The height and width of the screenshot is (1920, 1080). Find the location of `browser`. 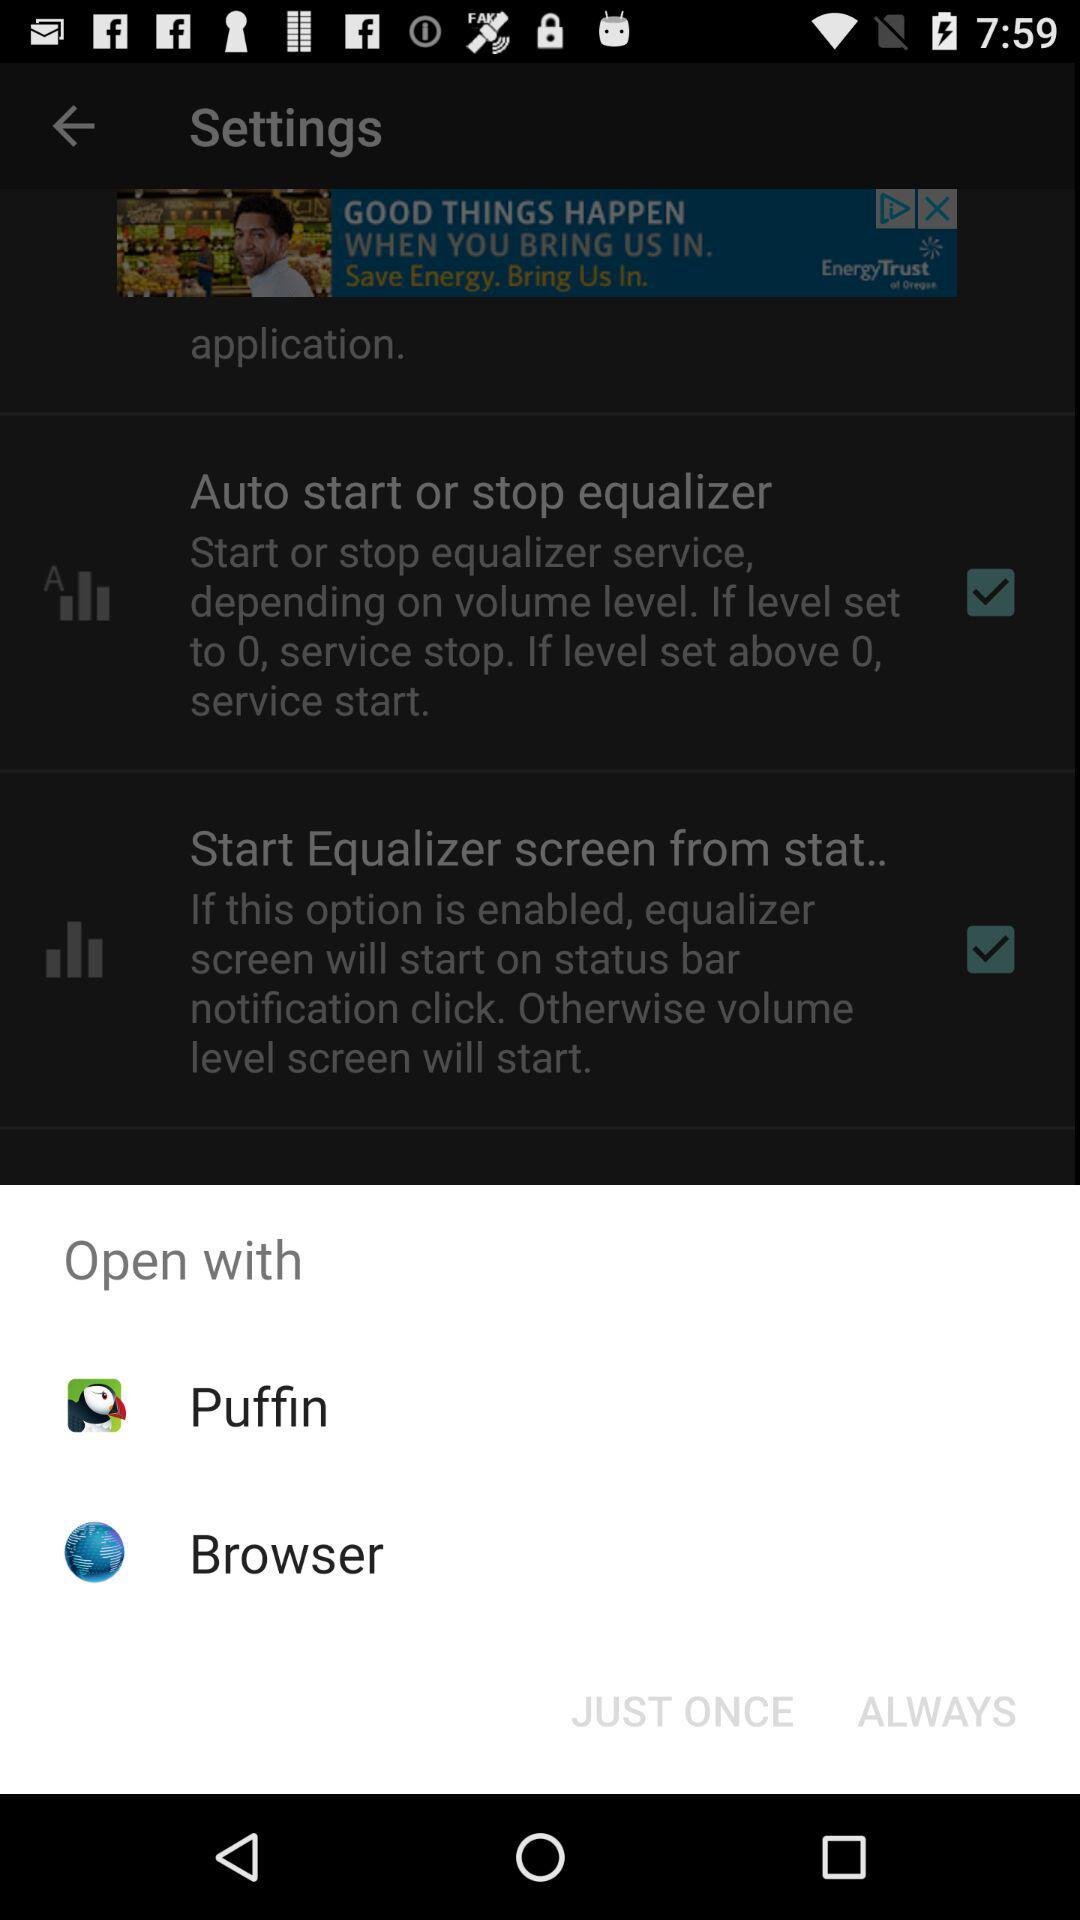

browser is located at coordinates (286, 1551).